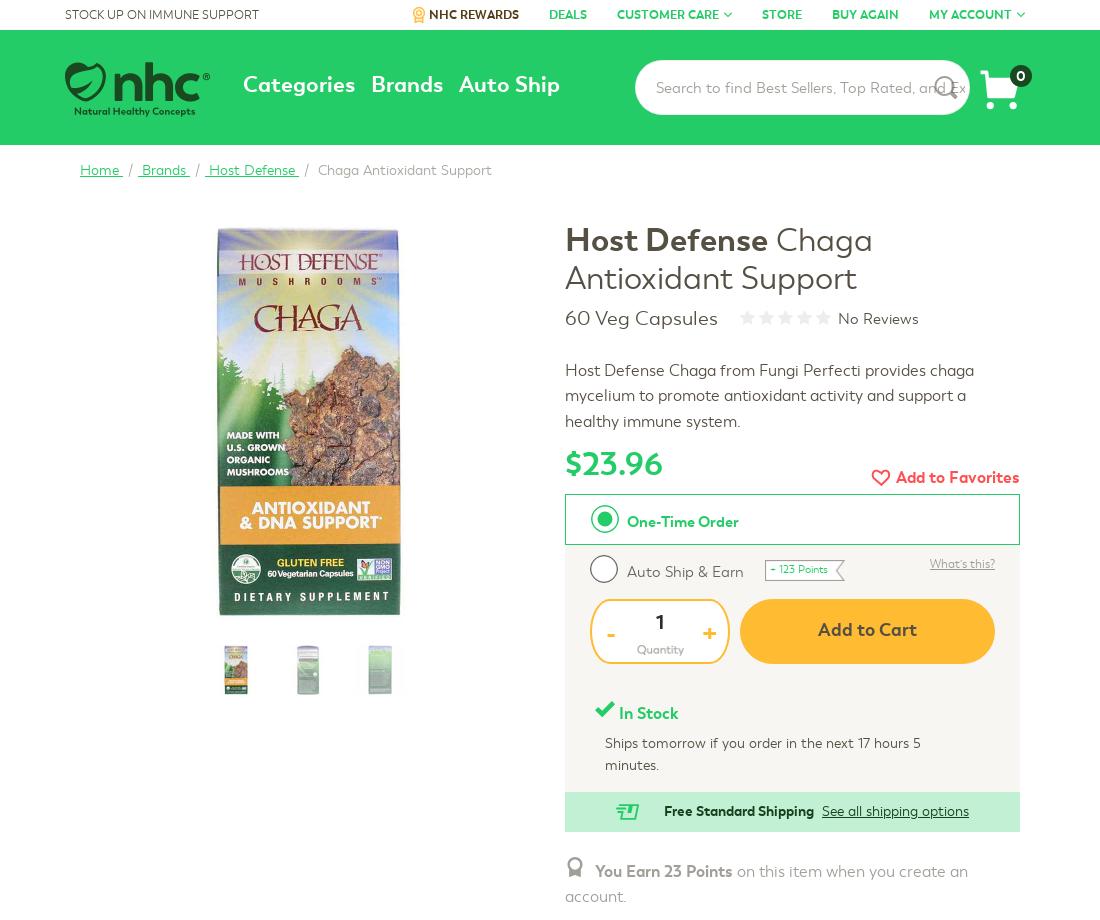  I want to click on 'Brands', so click(137, 169).